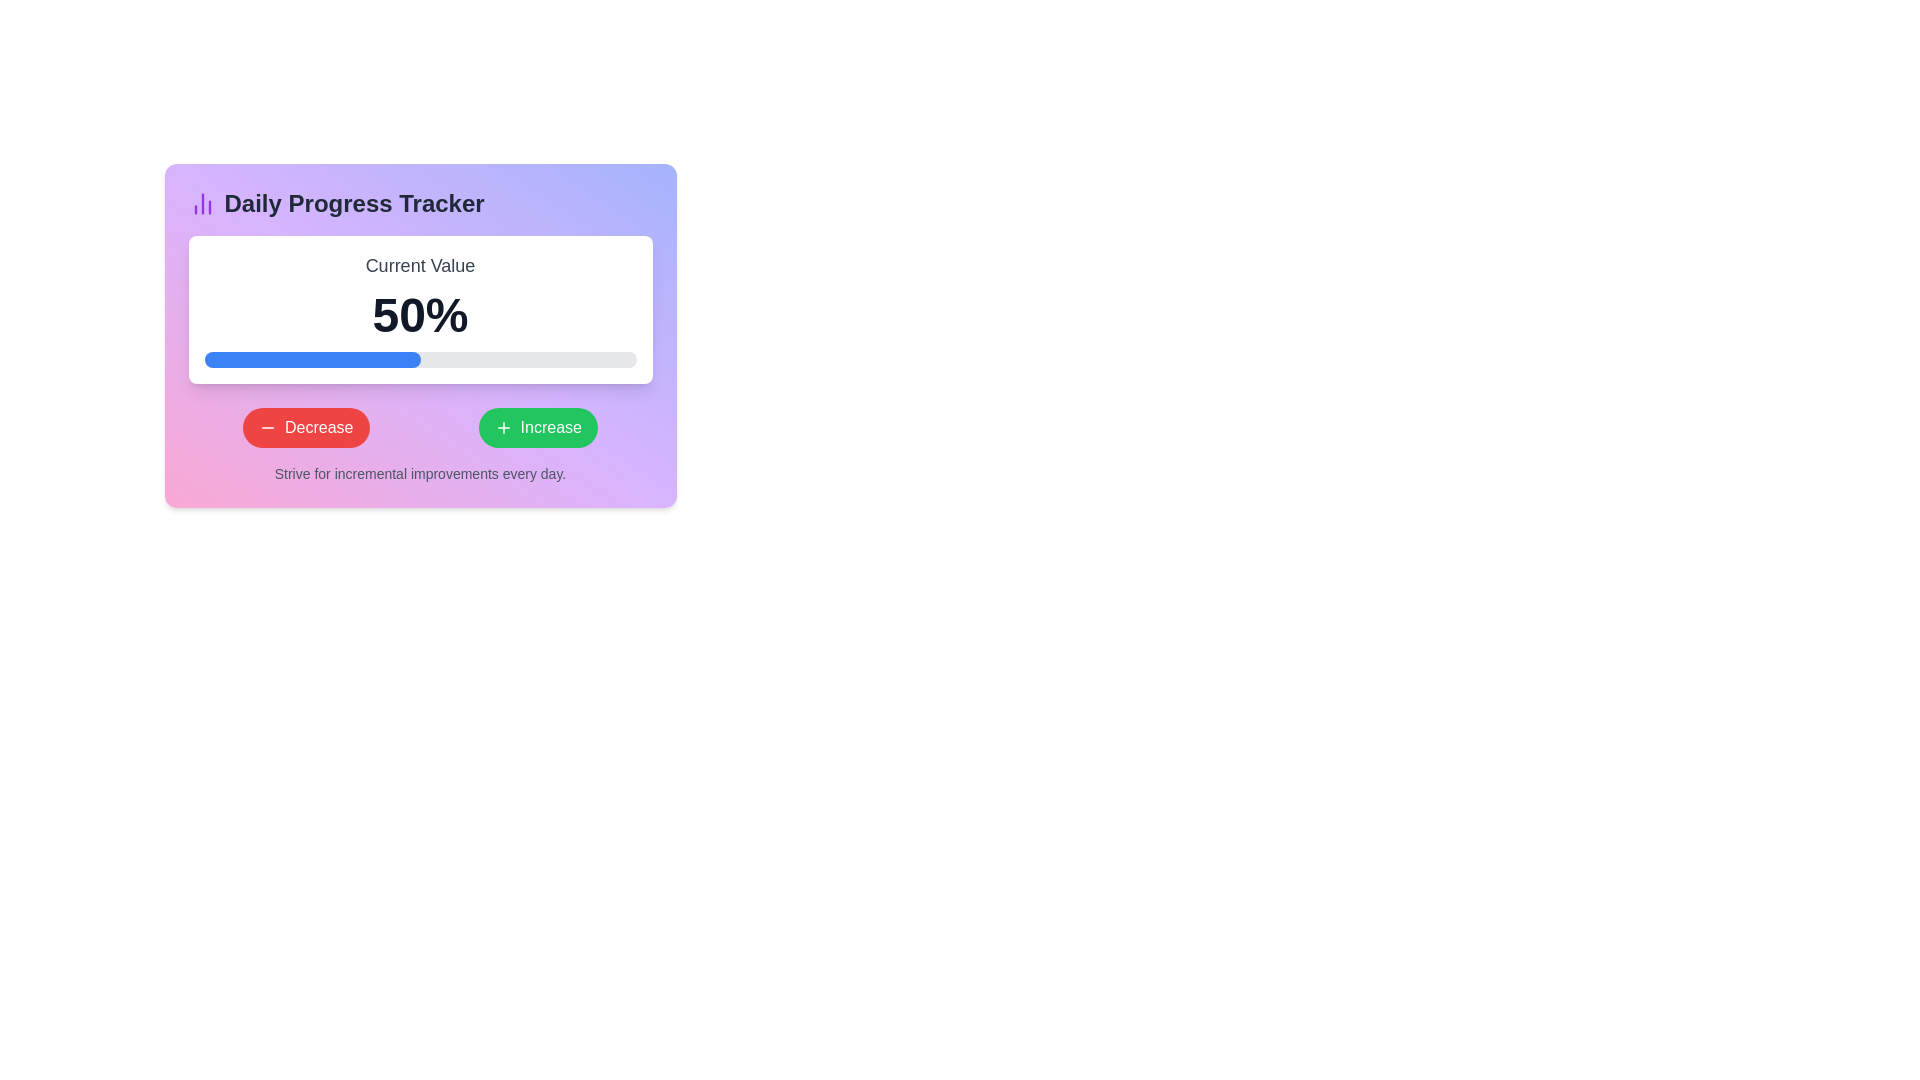 This screenshot has height=1080, width=1920. Describe the element at coordinates (419, 474) in the screenshot. I see `the text label positioned at the bottom of the card, below the 'Decrease' and 'Increase' buttons, which serves as an informative subtitle or motivational message` at that location.